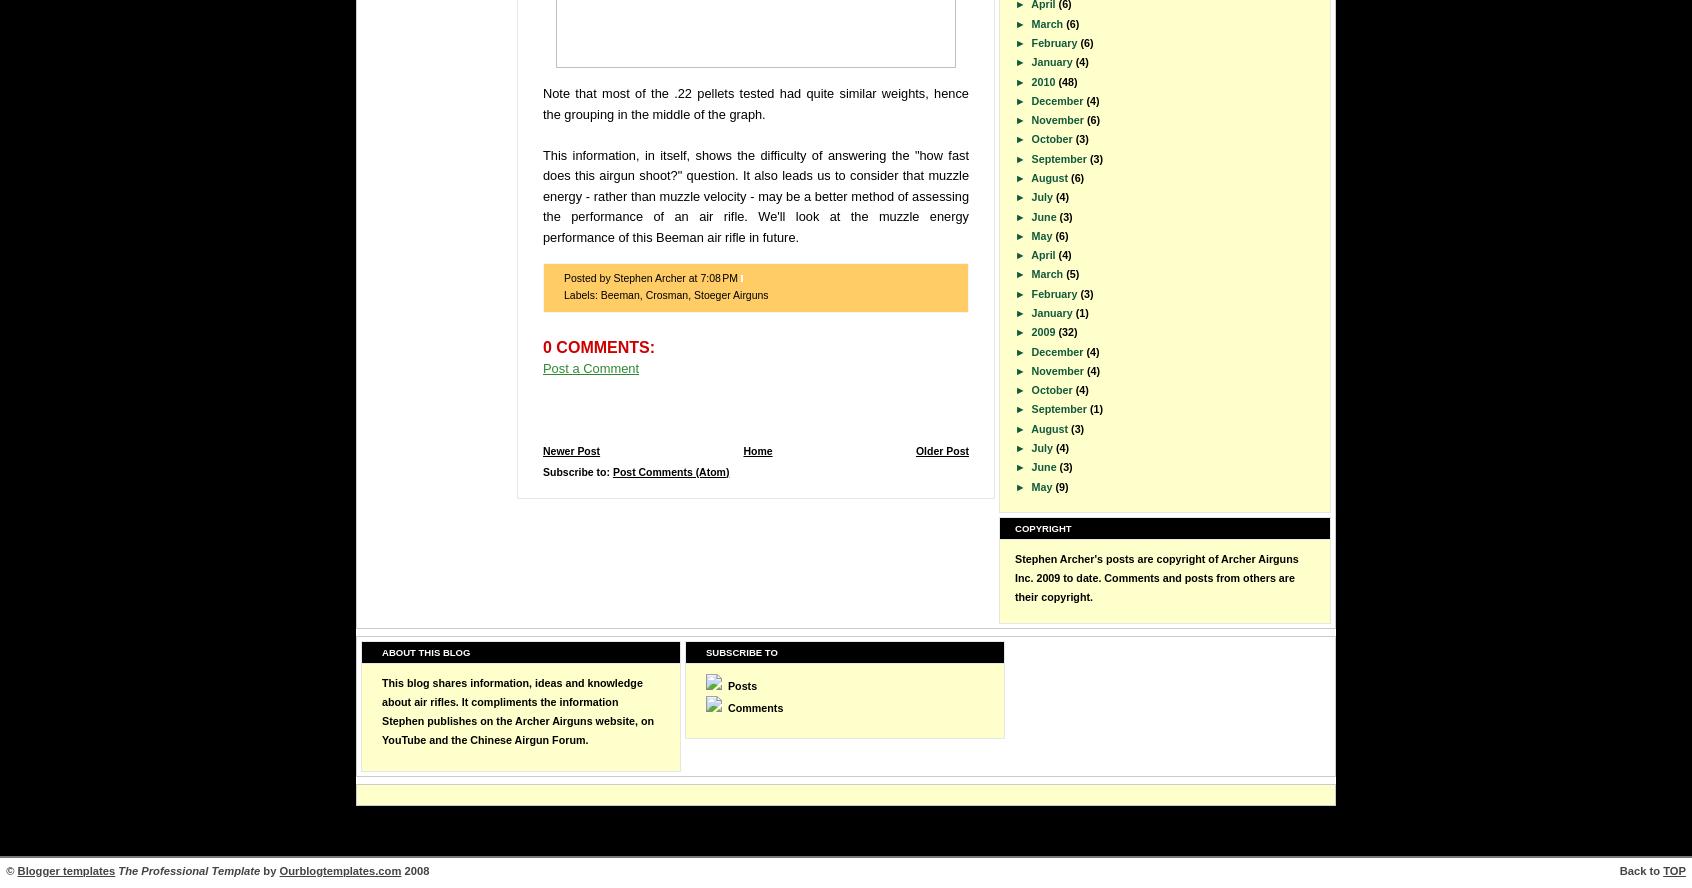 Image resolution: width=1692 pixels, height=888 pixels. I want to click on 'Newer Post', so click(570, 450).